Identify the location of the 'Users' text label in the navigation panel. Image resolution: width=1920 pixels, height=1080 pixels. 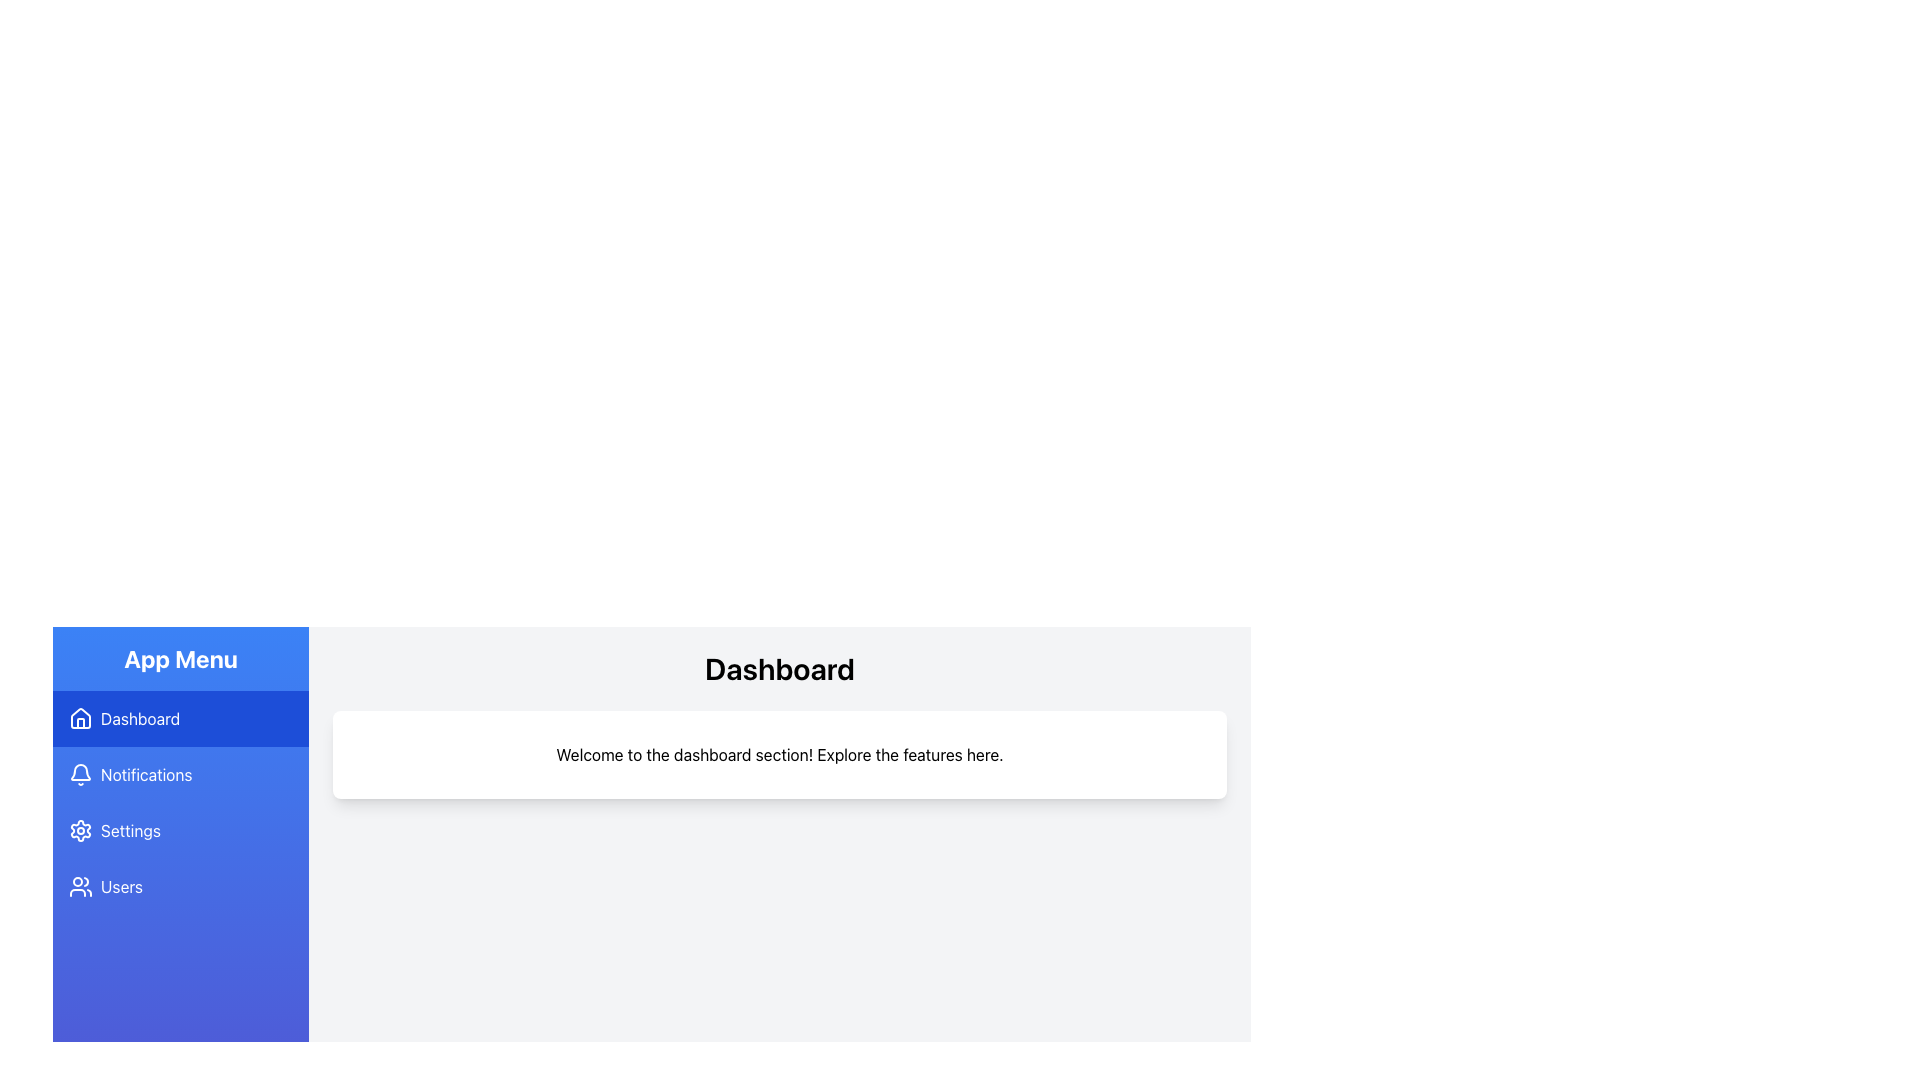
(121, 886).